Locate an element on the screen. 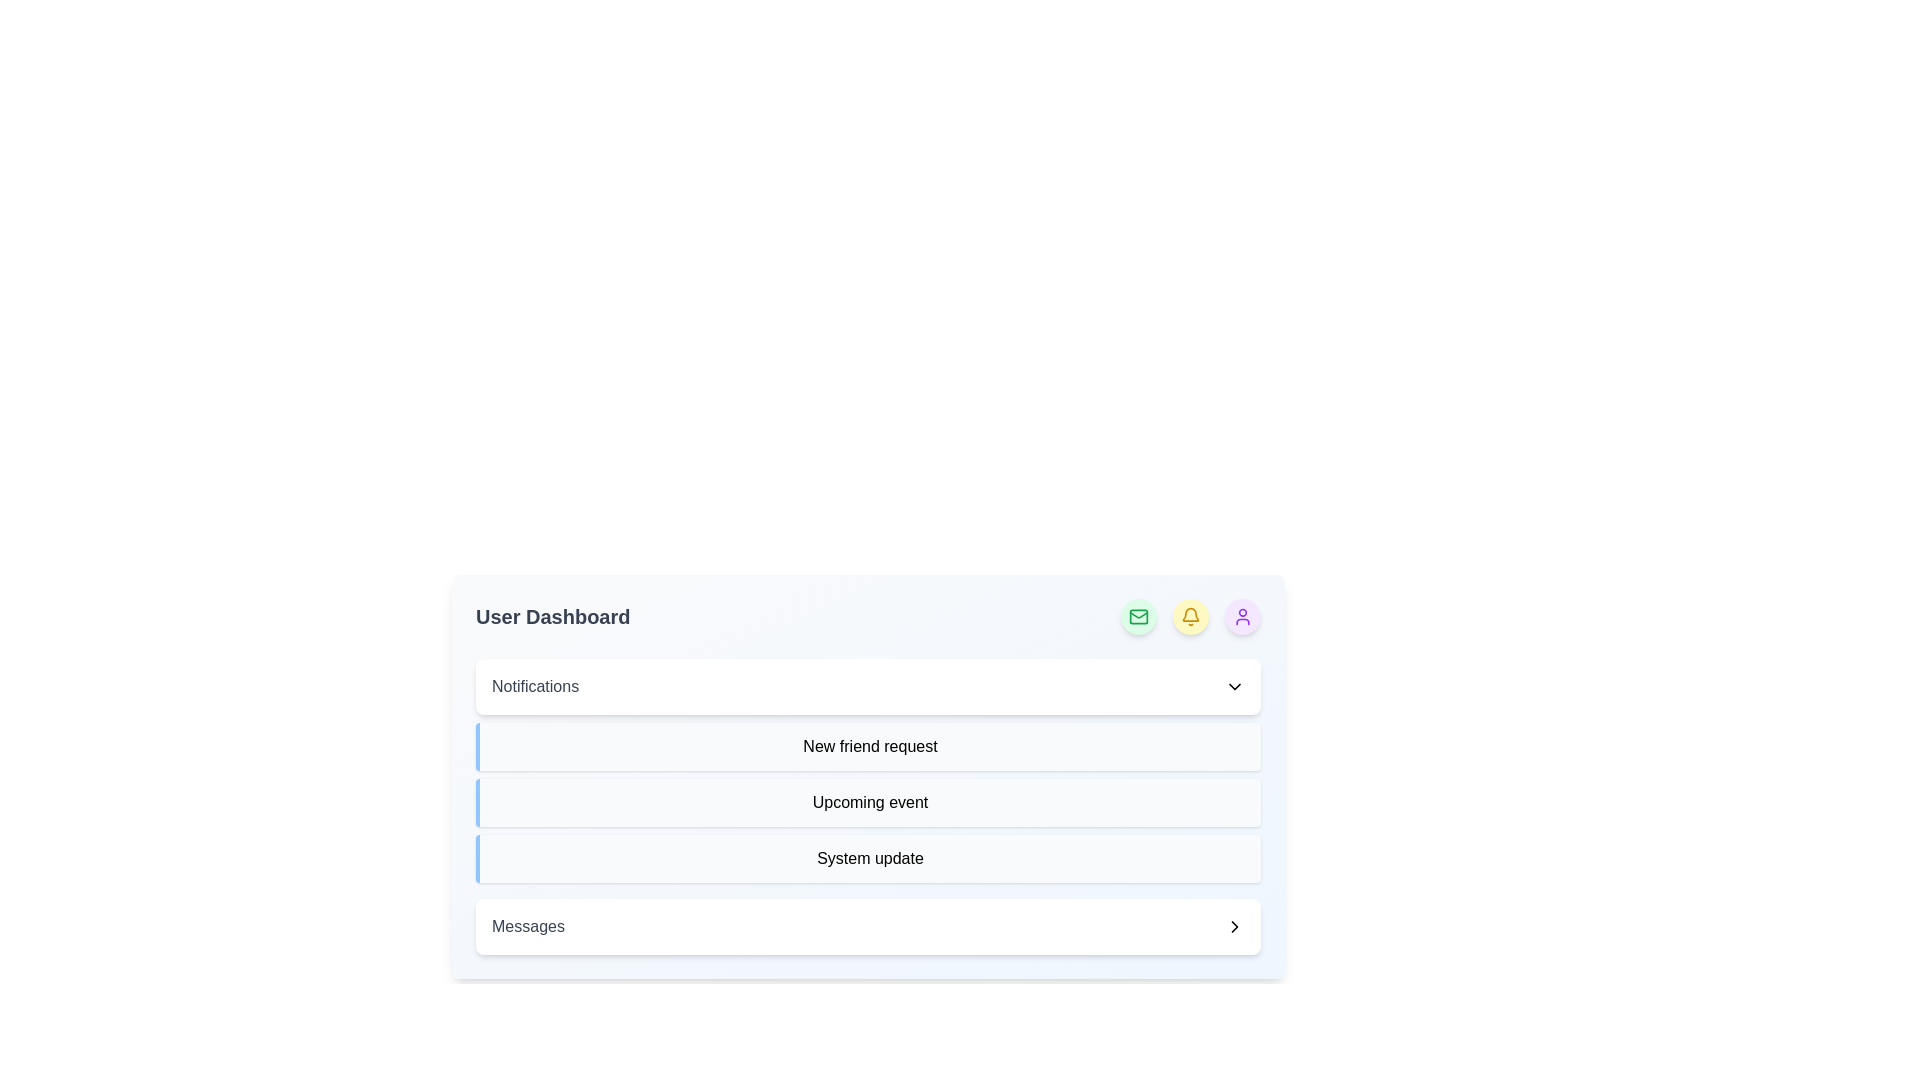 This screenshot has width=1920, height=1080. the rectangular component with rounded corners that forms the body of the envelope icon in the top-right corner of the dashboard interface is located at coordinates (1138, 616).